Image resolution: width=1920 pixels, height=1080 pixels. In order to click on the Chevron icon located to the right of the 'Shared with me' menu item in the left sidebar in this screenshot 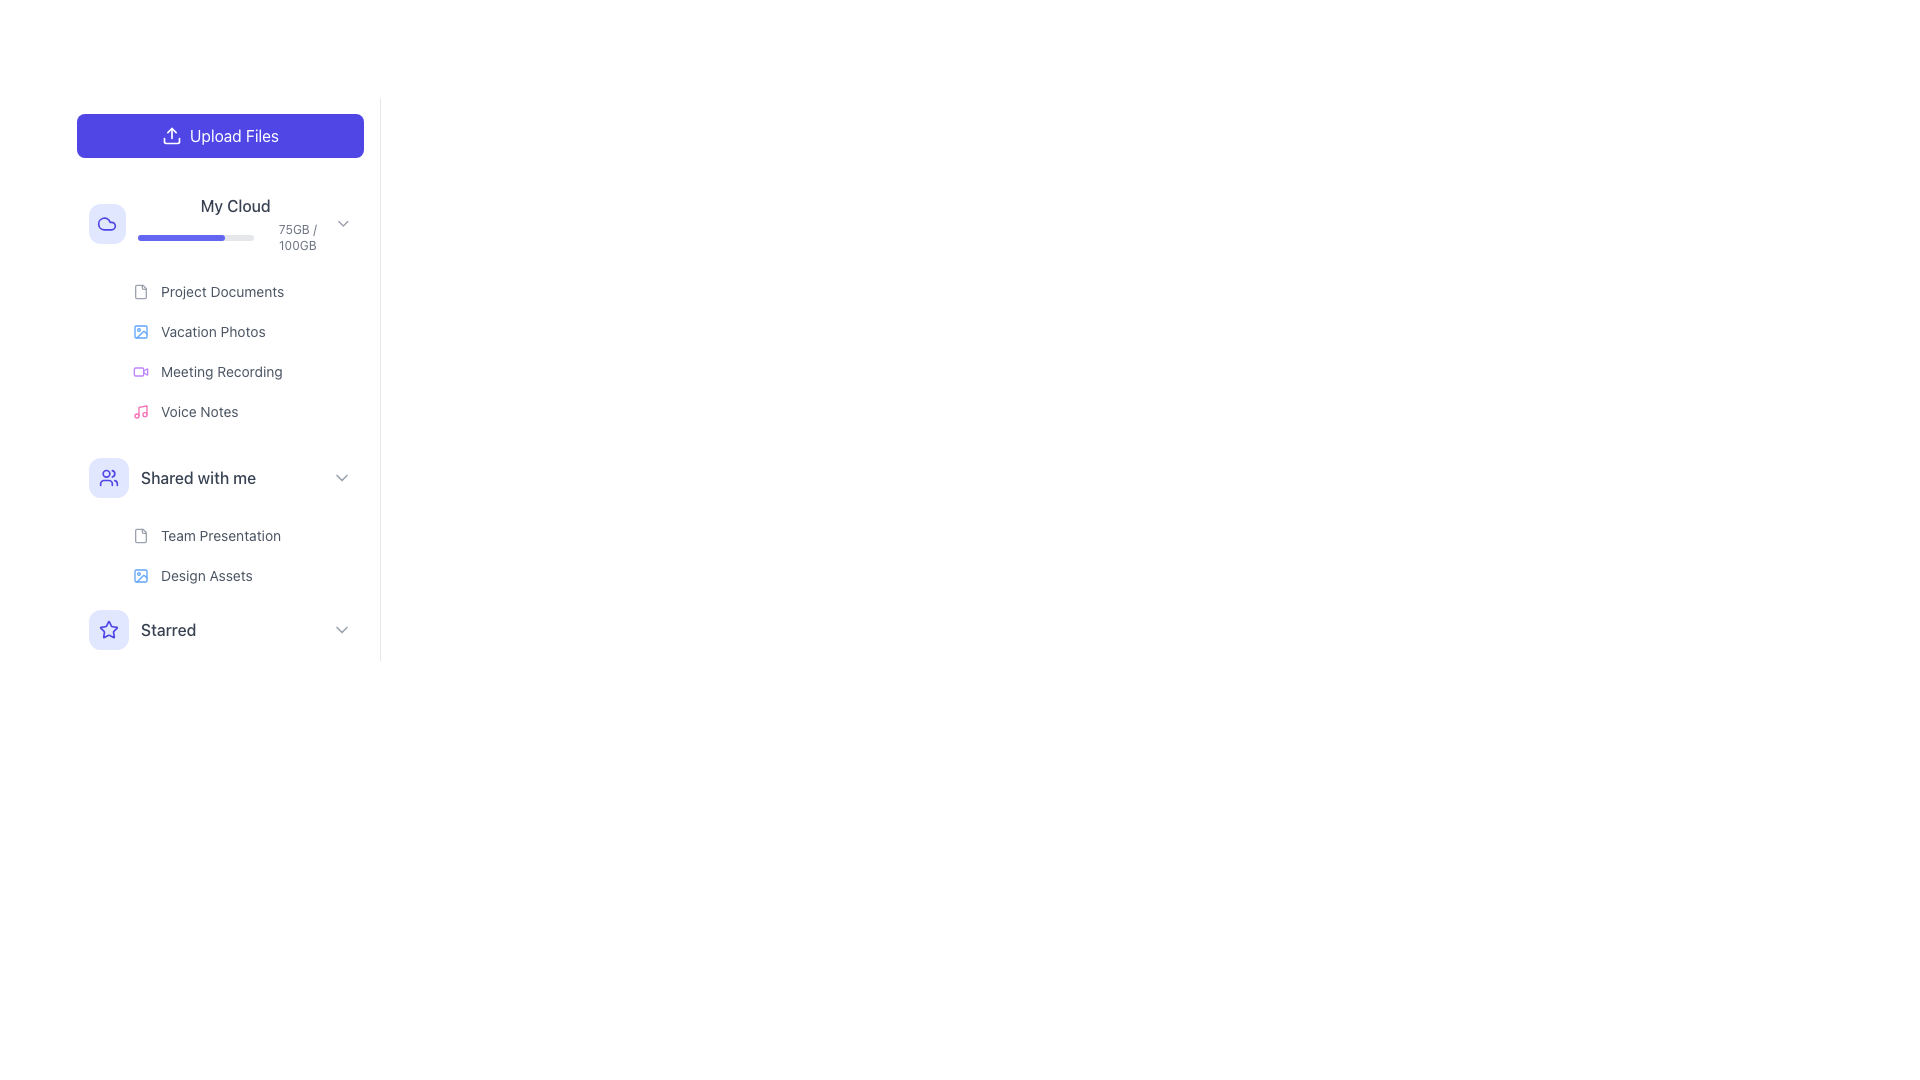, I will do `click(341, 478)`.